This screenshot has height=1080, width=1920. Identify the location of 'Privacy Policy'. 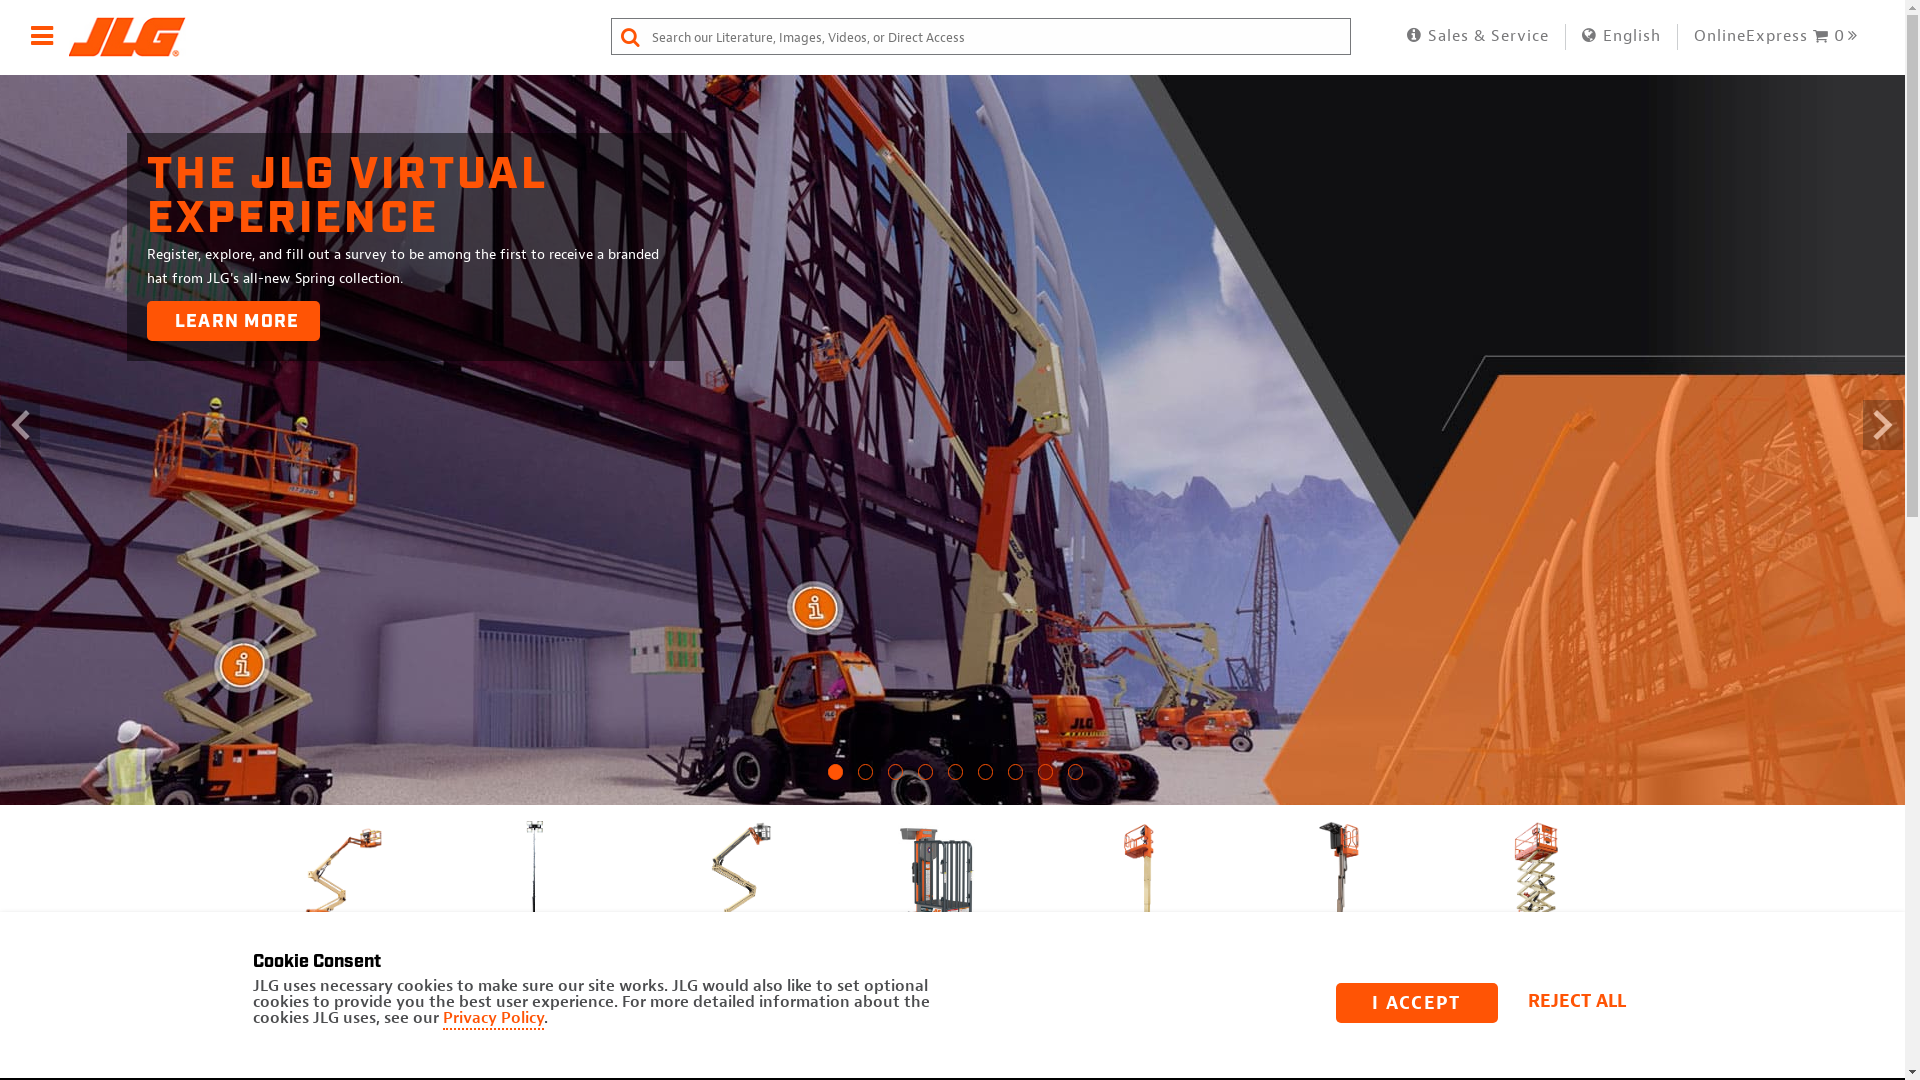
(492, 1018).